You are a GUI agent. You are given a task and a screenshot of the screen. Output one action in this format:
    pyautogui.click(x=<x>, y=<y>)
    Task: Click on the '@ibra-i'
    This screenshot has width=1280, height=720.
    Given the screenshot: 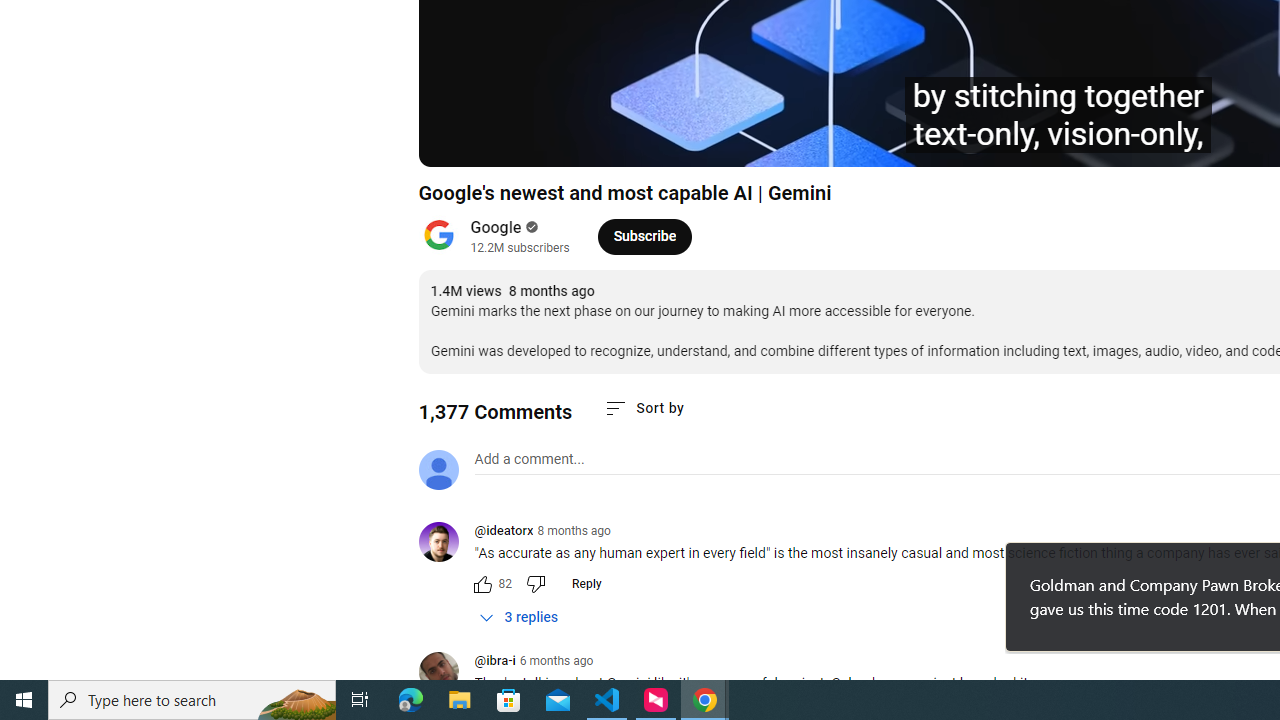 What is the action you would take?
    pyautogui.click(x=494, y=662)
    